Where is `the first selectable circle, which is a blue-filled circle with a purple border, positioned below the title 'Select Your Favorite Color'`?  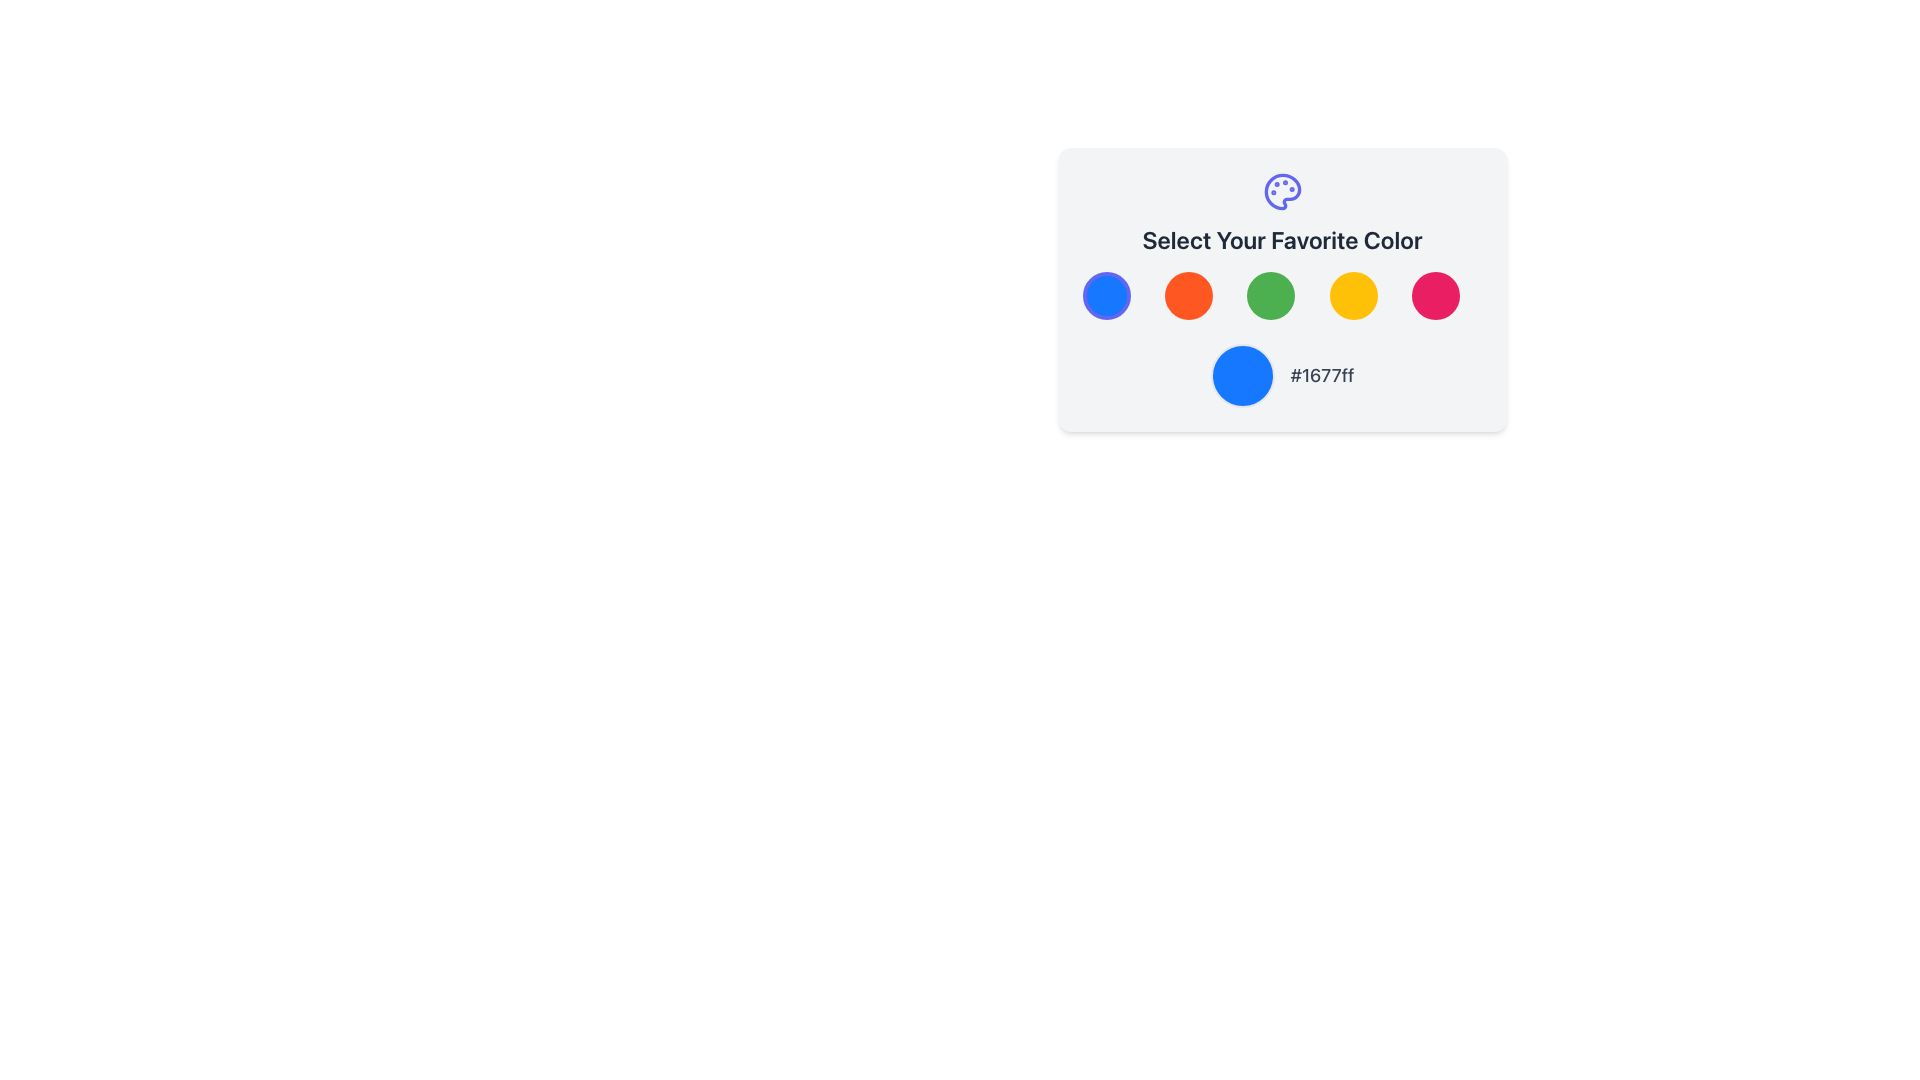 the first selectable circle, which is a blue-filled circle with a purple border, positioned below the title 'Select Your Favorite Color' is located at coordinates (1105, 296).